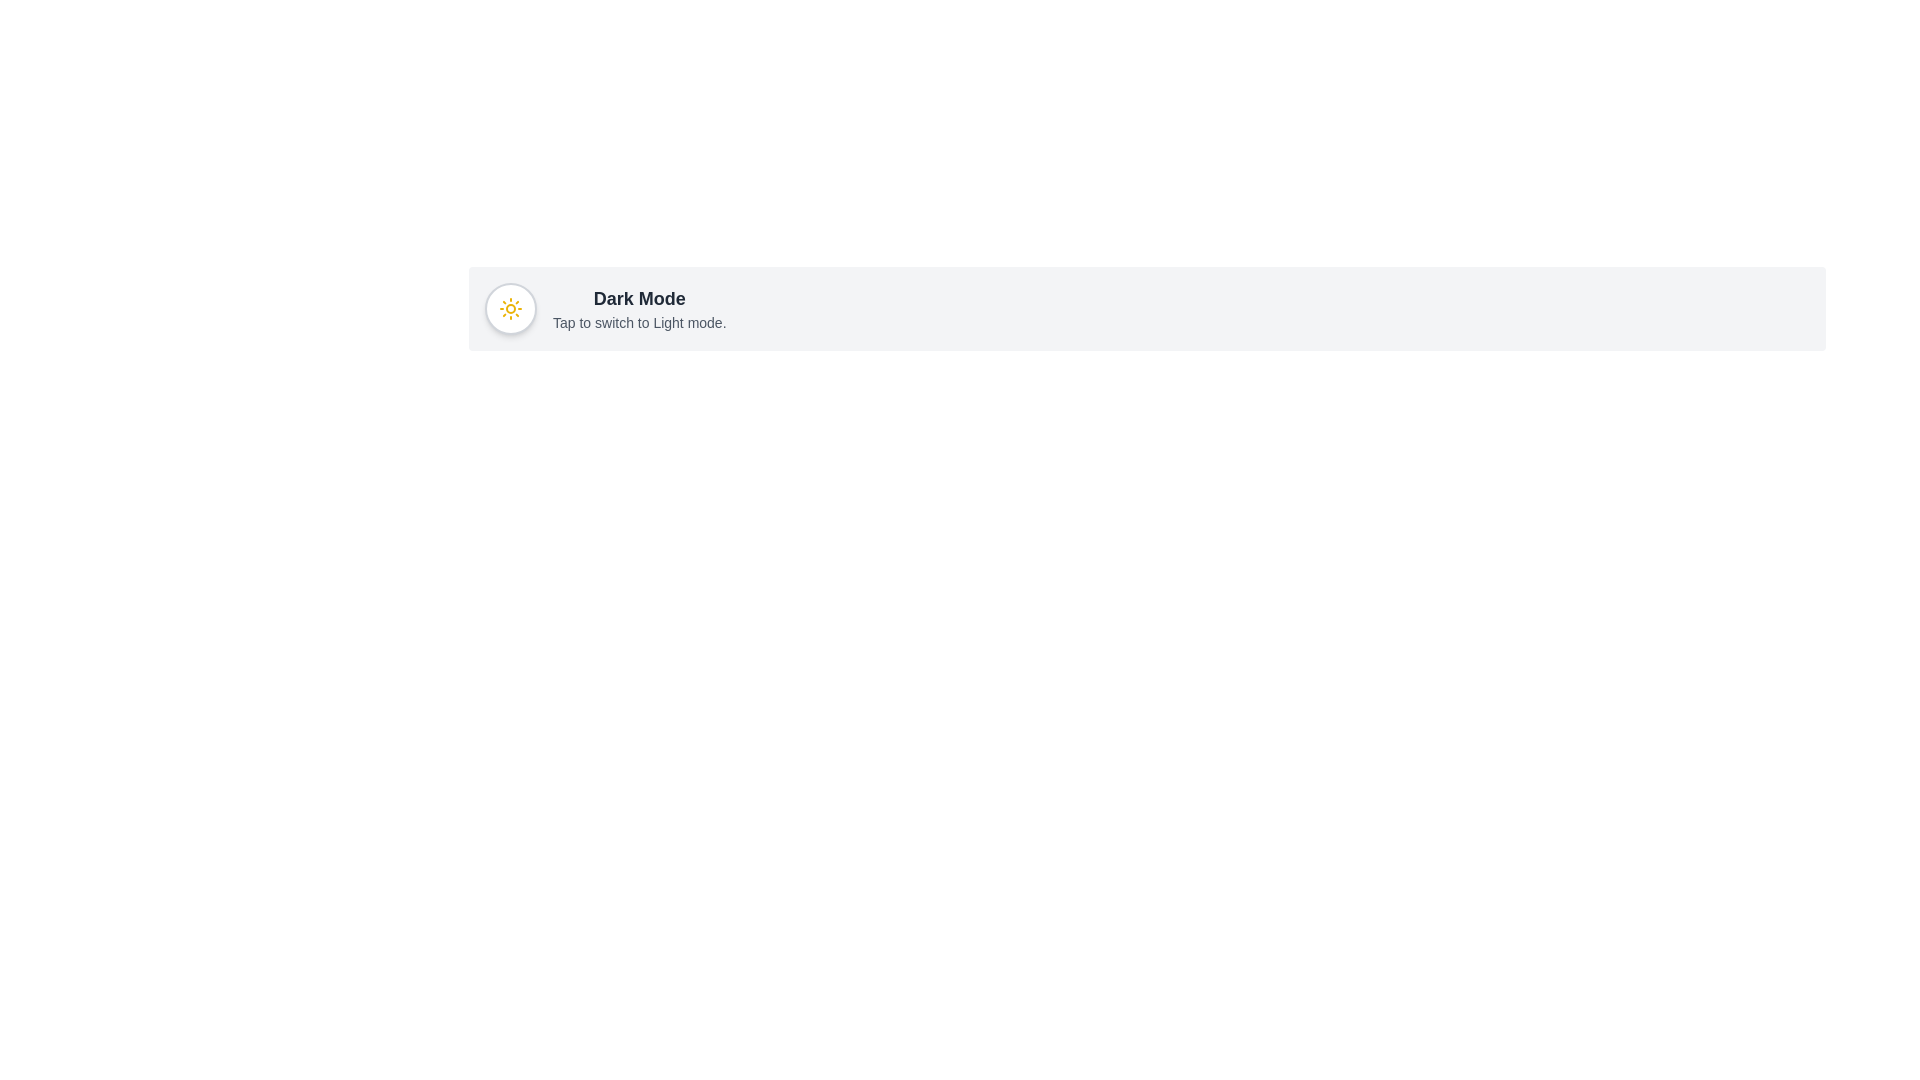 The image size is (1920, 1080). What do you see at coordinates (510, 308) in the screenshot?
I see `the central SVG icon representing light mode in the toggle switch for adjusting between light and dark themes` at bounding box center [510, 308].